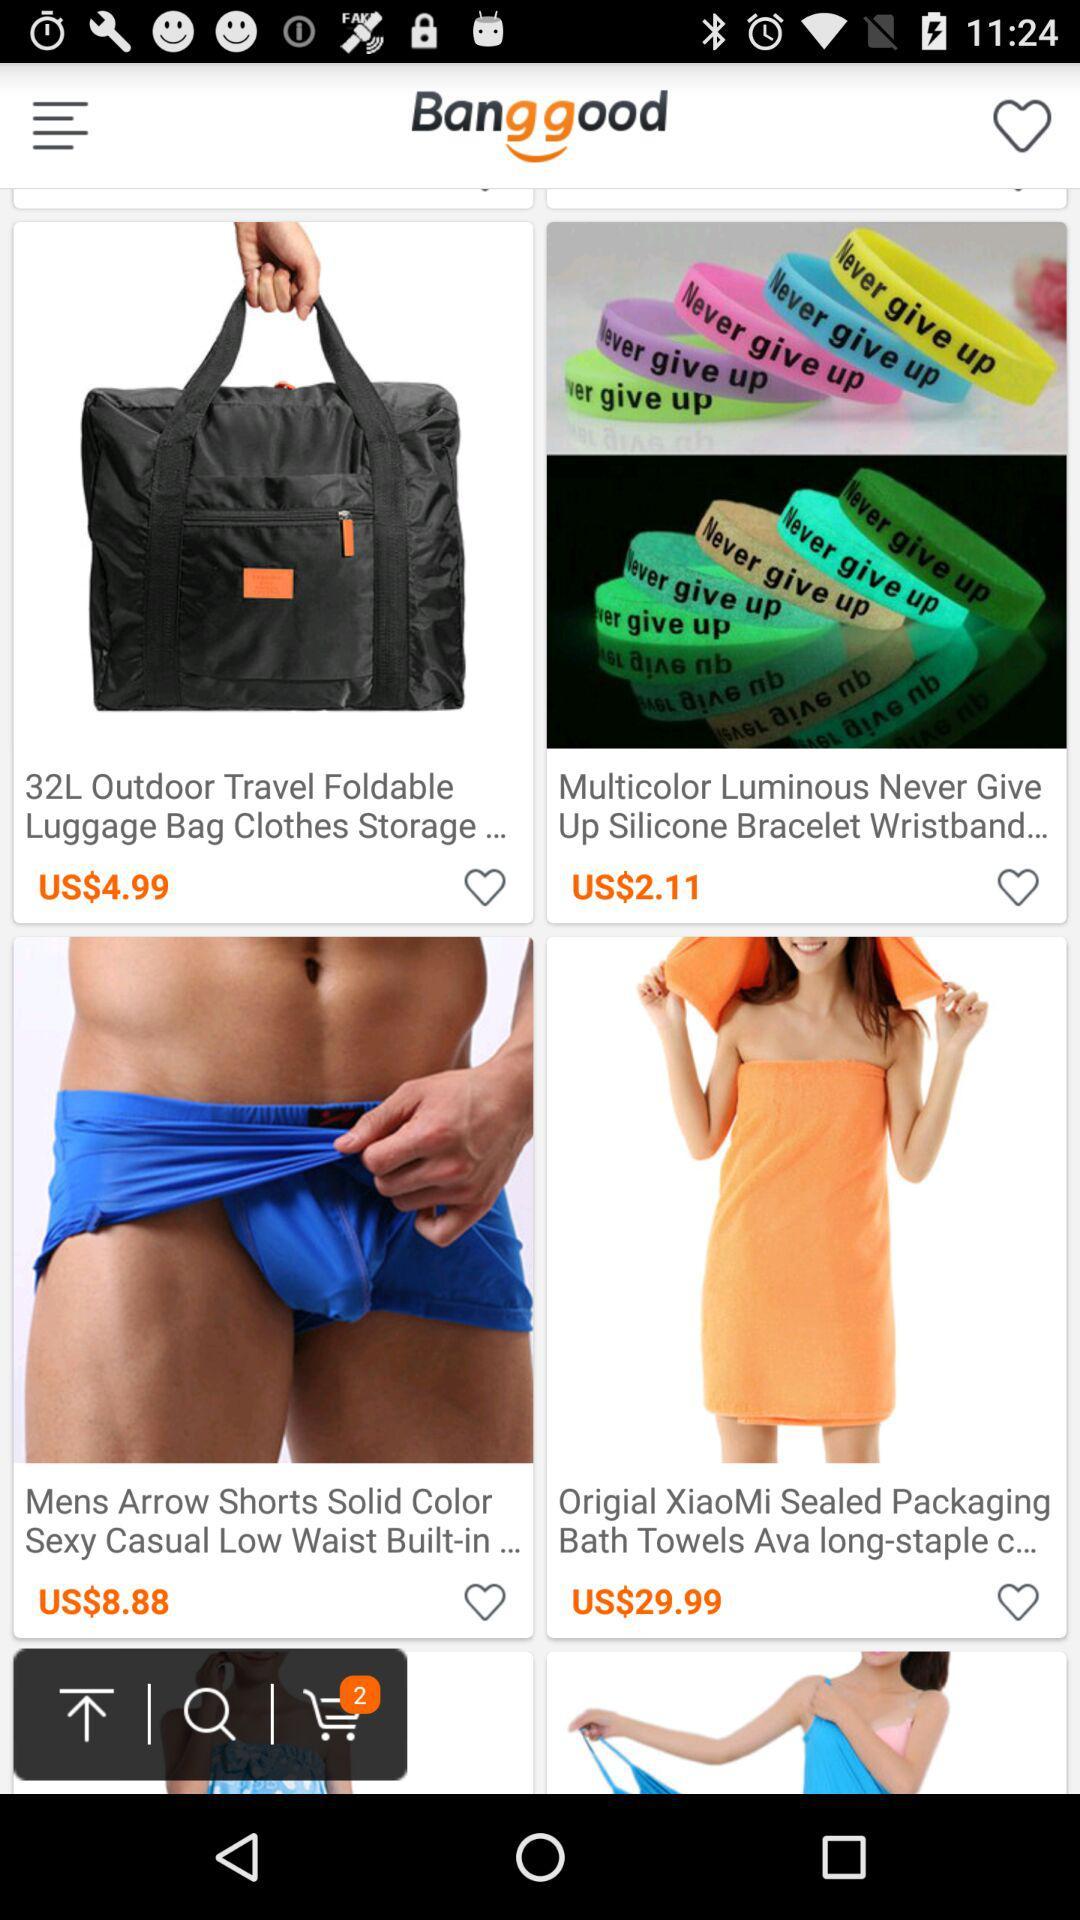 The width and height of the screenshot is (1080, 1920). What do you see at coordinates (485, 885) in the screenshot?
I see `mark as favorite` at bounding box center [485, 885].